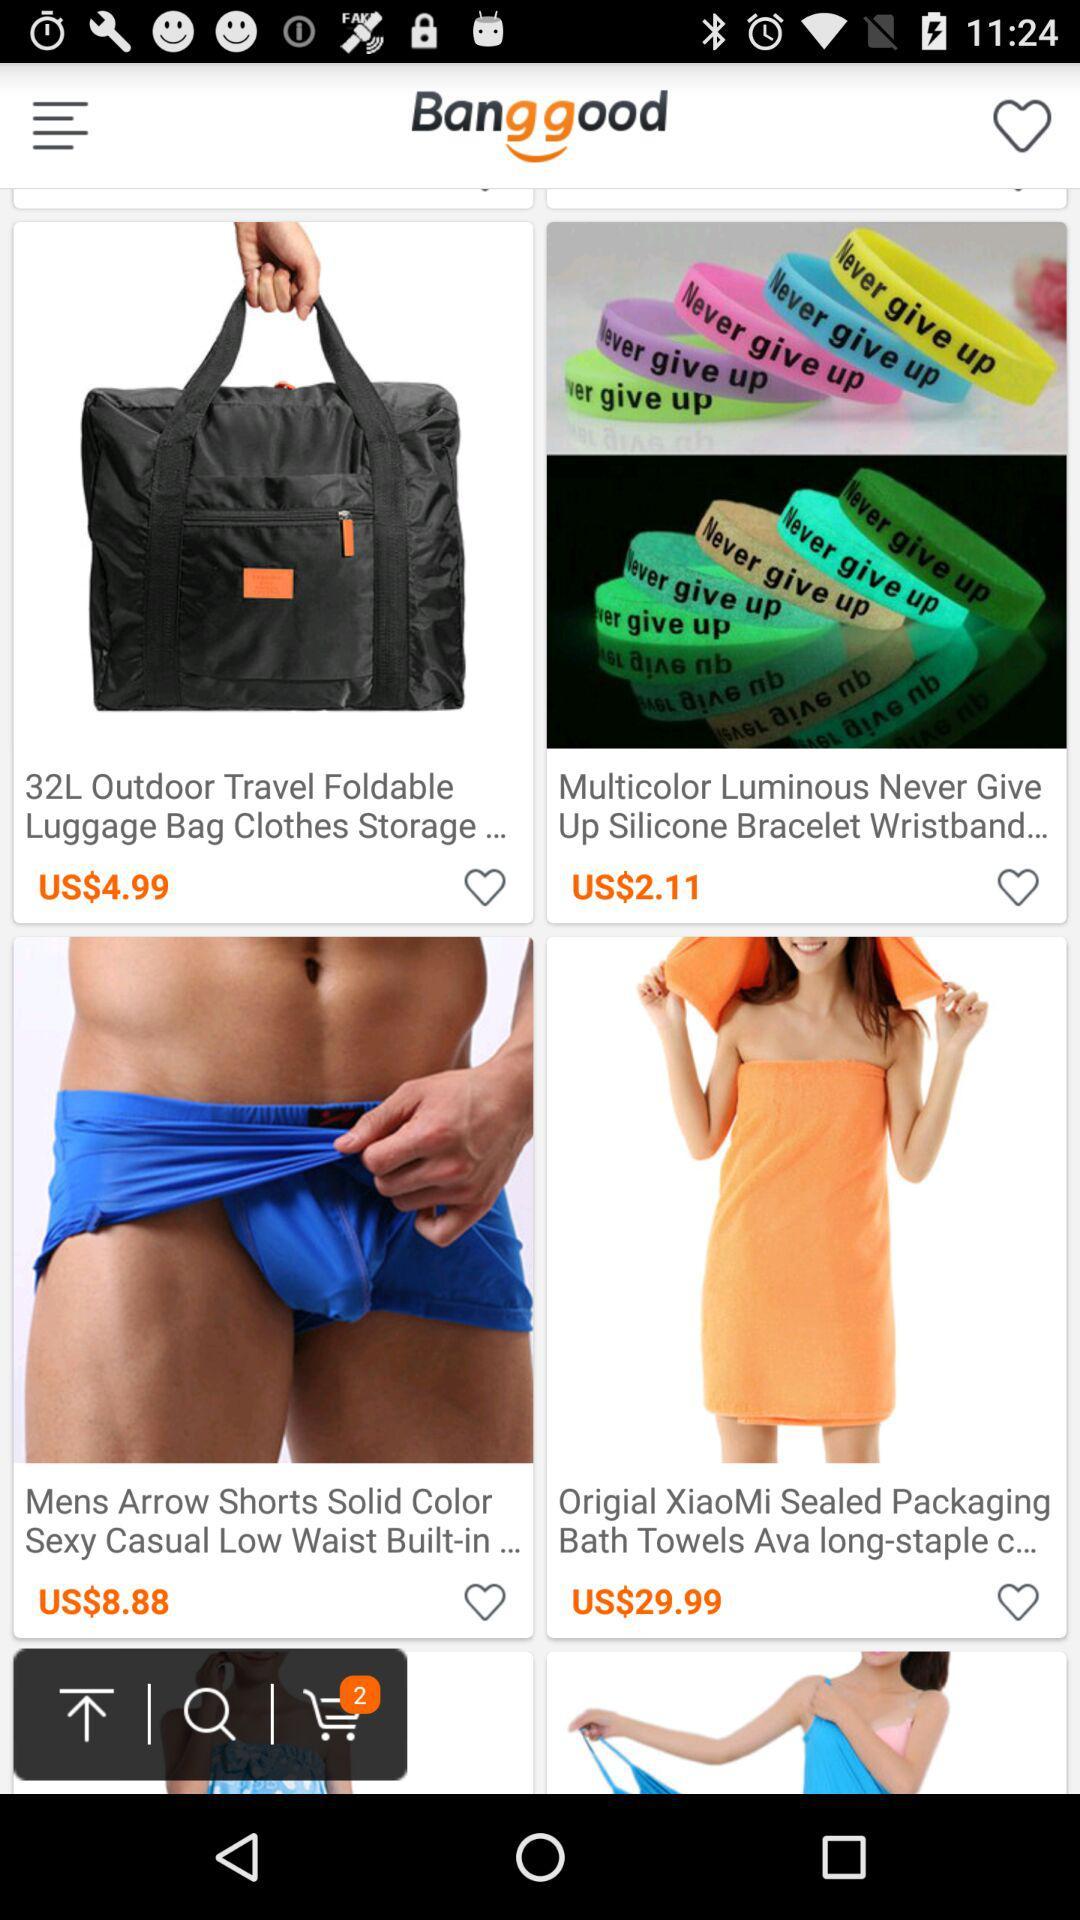 The width and height of the screenshot is (1080, 1920). What do you see at coordinates (485, 885) in the screenshot?
I see `mark as favorite` at bounding box center [485, 885].